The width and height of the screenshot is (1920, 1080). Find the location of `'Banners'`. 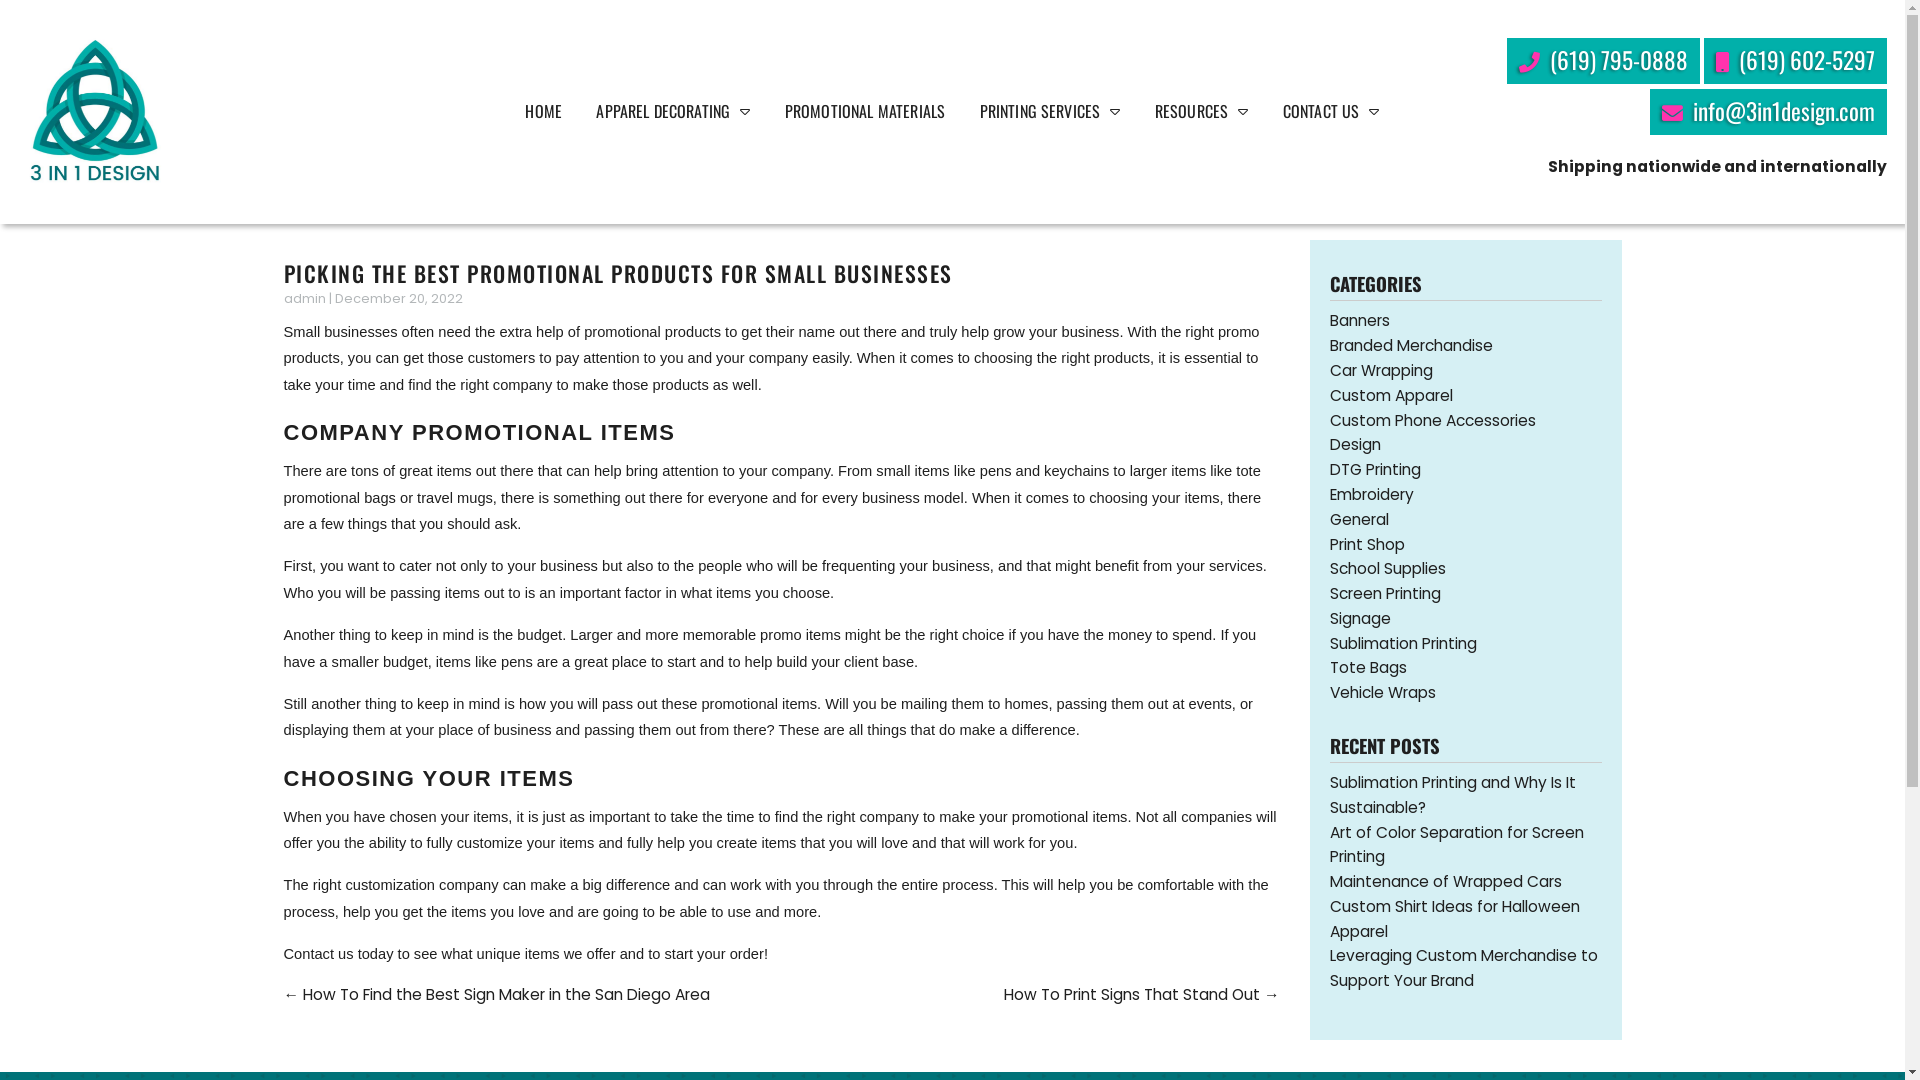

'Banners' is located at coordinates (1359, 319).